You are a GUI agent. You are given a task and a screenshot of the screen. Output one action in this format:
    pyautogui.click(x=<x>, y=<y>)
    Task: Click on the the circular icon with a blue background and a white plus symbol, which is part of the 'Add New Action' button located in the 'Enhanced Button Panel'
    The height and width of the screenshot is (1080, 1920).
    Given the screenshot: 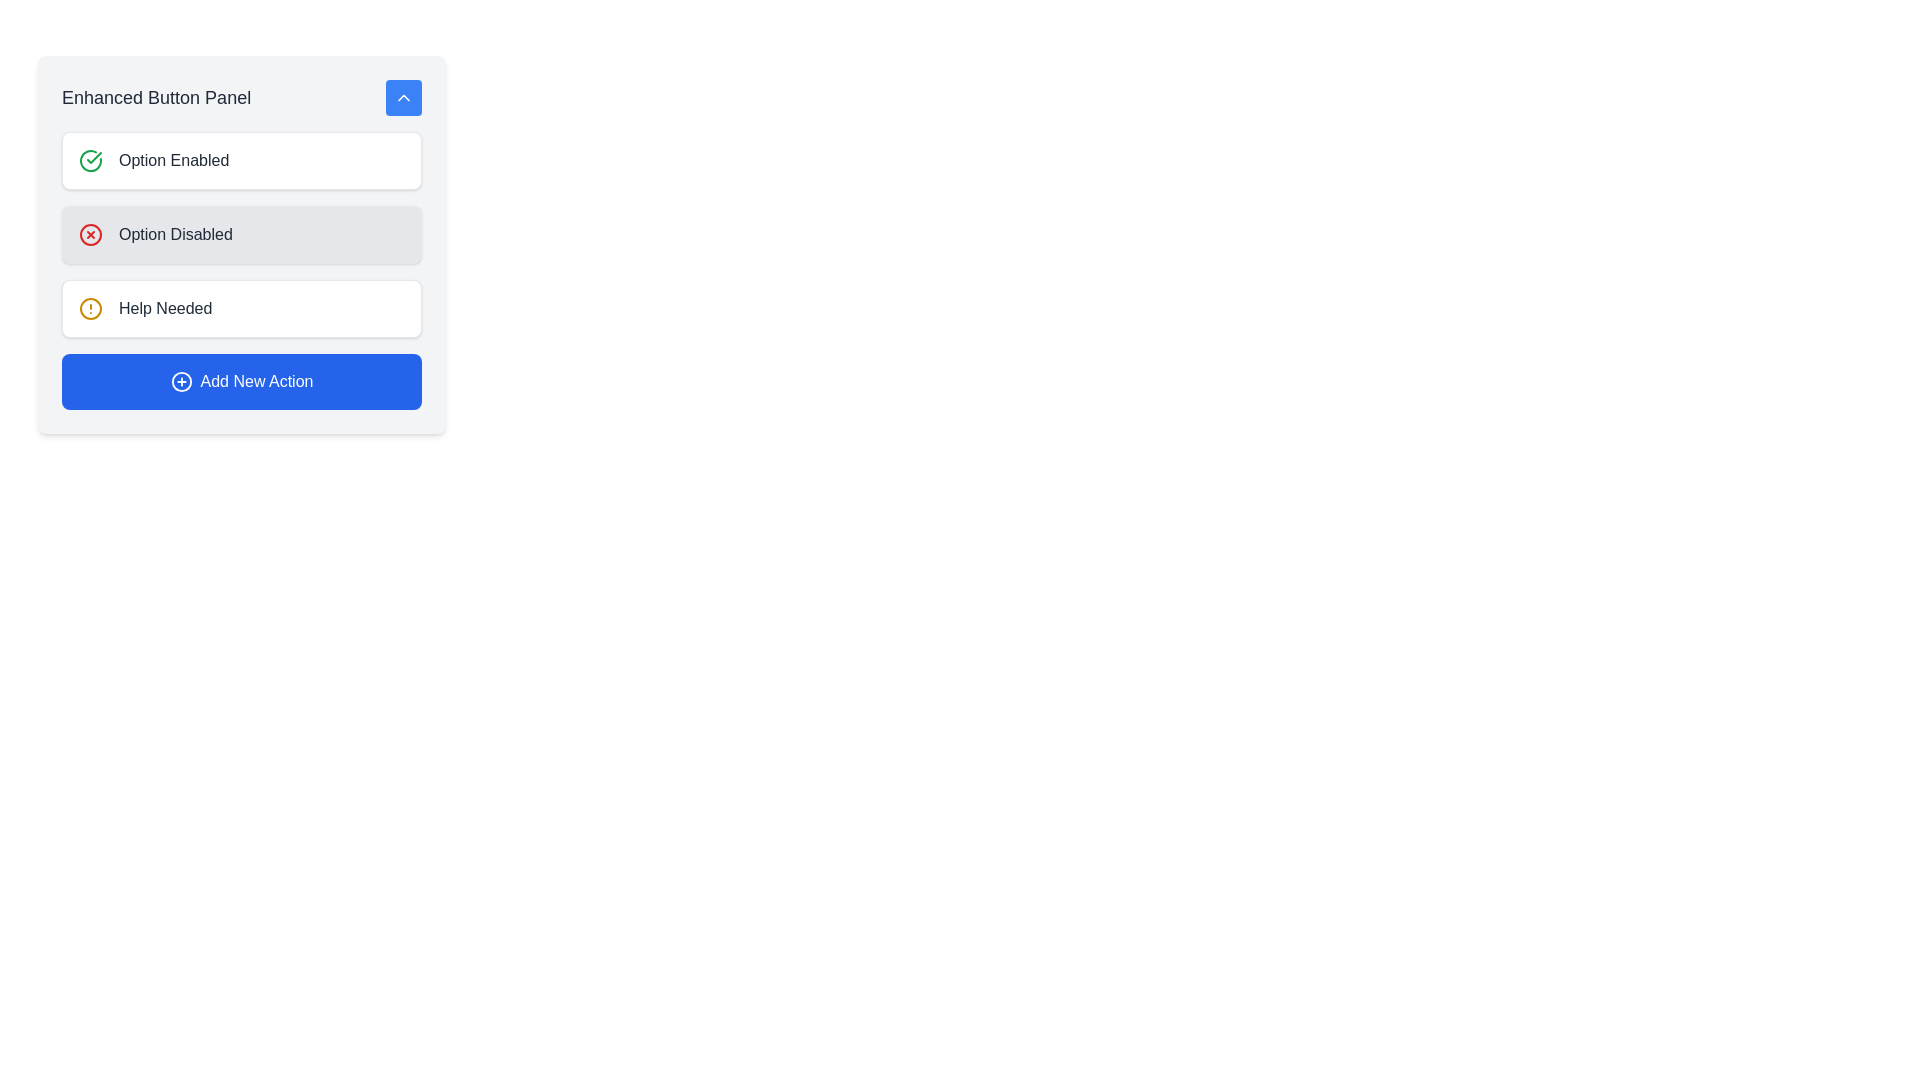 What is the action you would take?
    pyautogui.click(x=181, y=381)
    